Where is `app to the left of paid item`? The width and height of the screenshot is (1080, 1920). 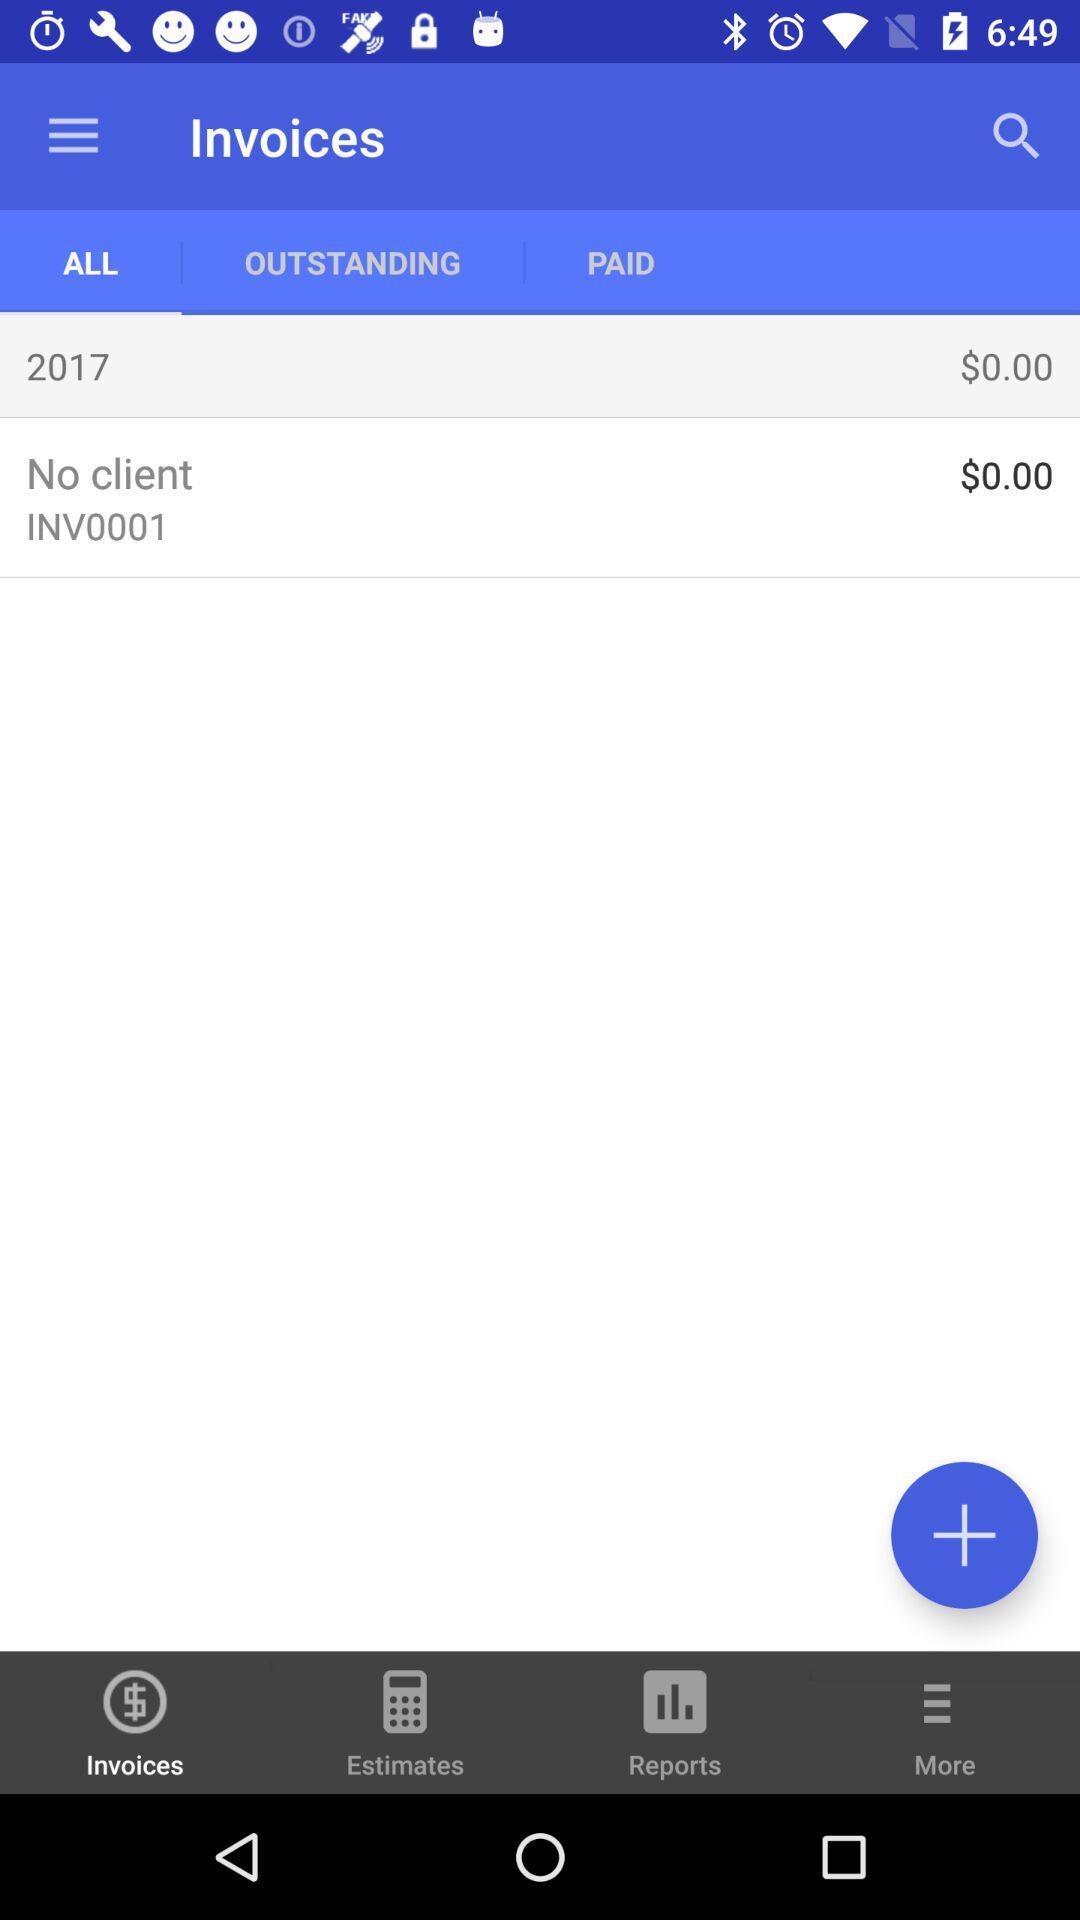
app to the left of paid item is located at coordinates (351, 261).